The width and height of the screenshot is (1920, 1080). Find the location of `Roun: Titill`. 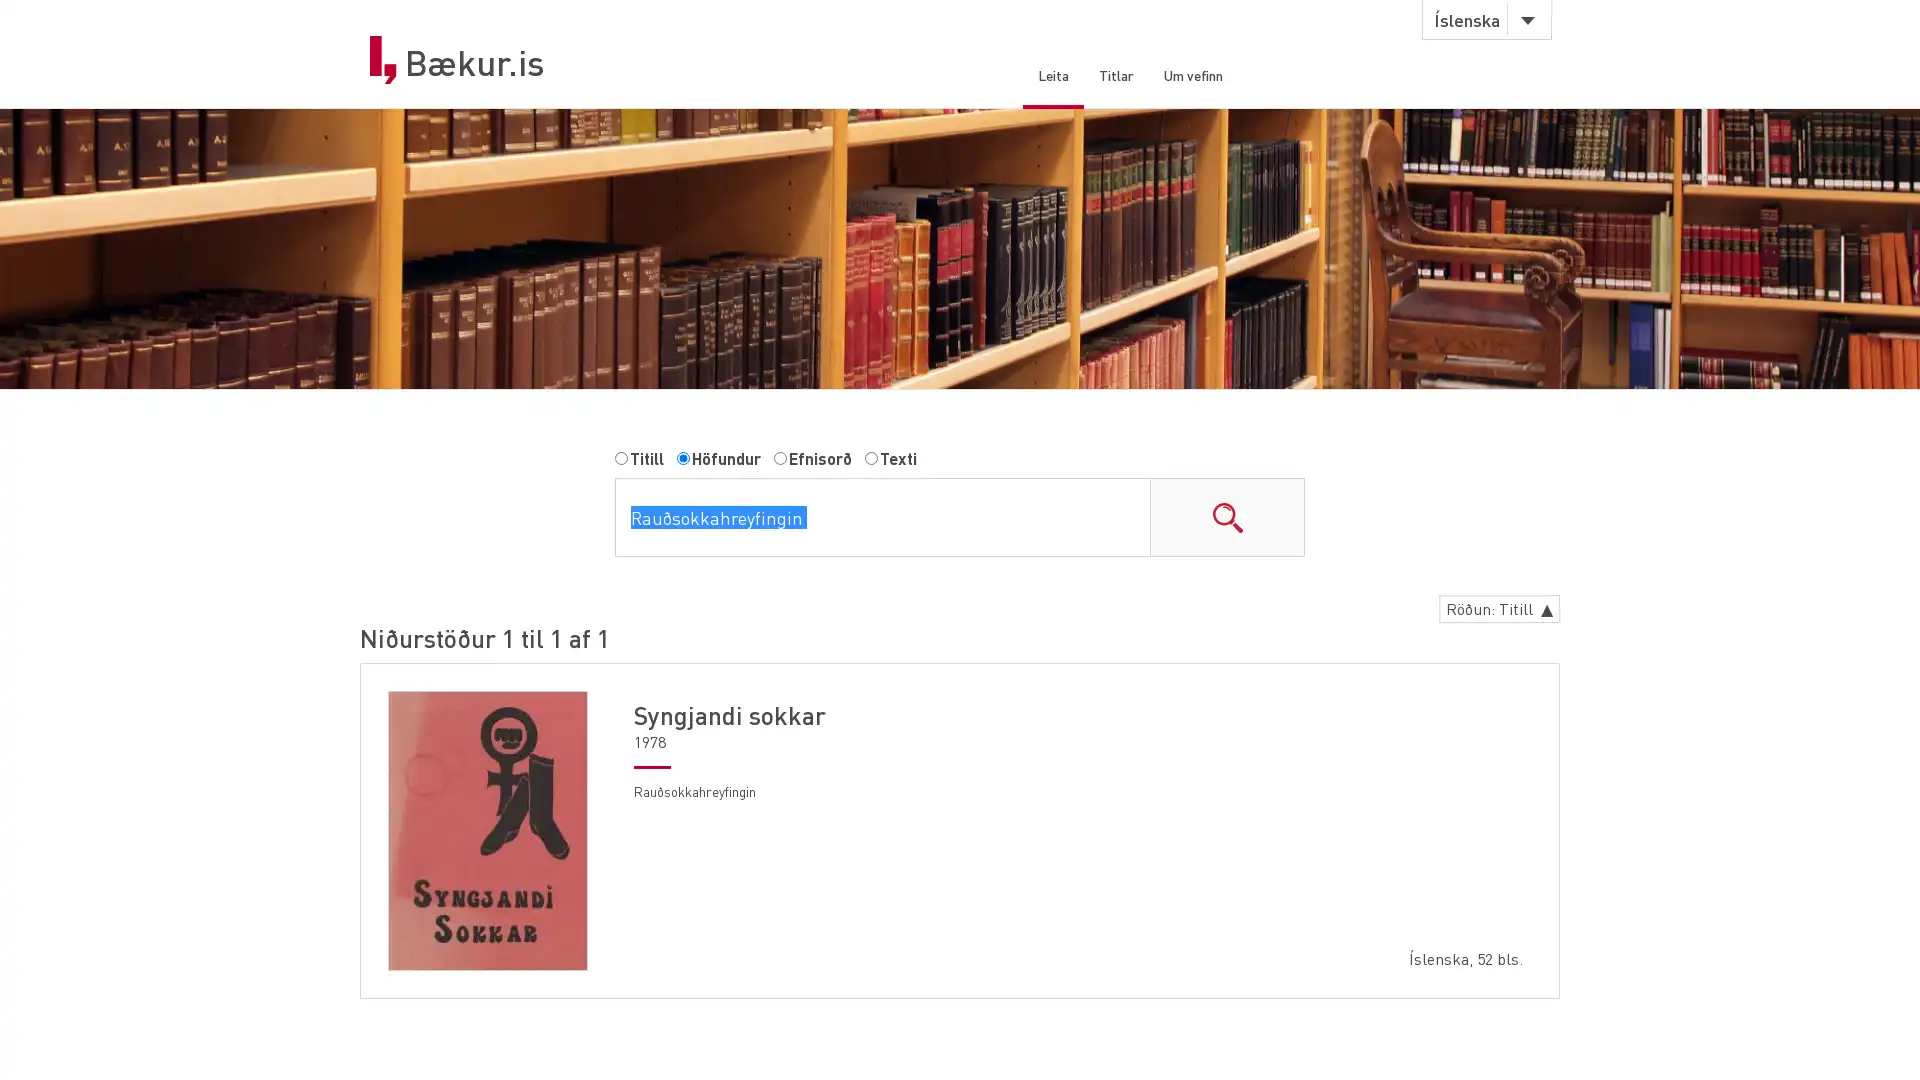

Roun: Titill is located at coordinates (1493, 612).